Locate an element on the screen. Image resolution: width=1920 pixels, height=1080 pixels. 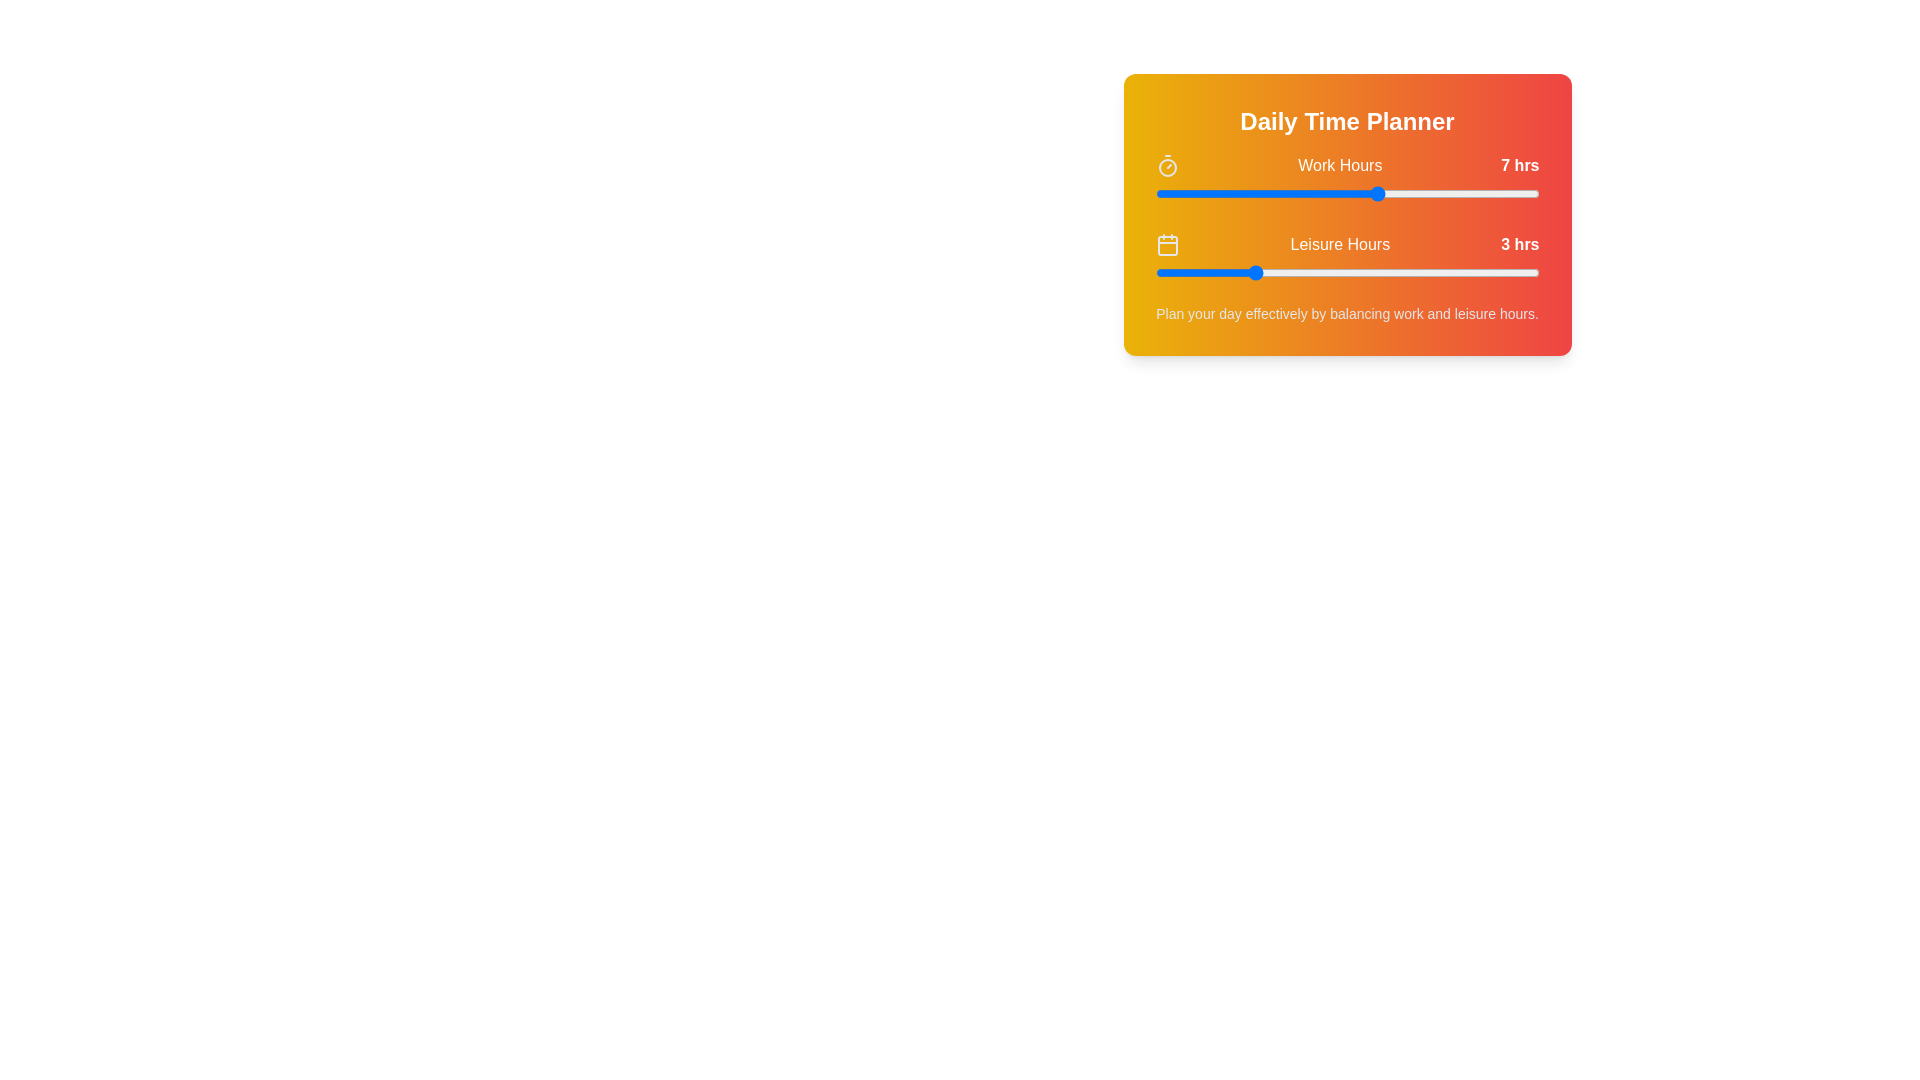
the circular stopwatch icon with a yellow fill and white outline located in the 'Work Hours' row layout, adjacent to the 'Work Hours' label is located at coordinates (1167, 164).